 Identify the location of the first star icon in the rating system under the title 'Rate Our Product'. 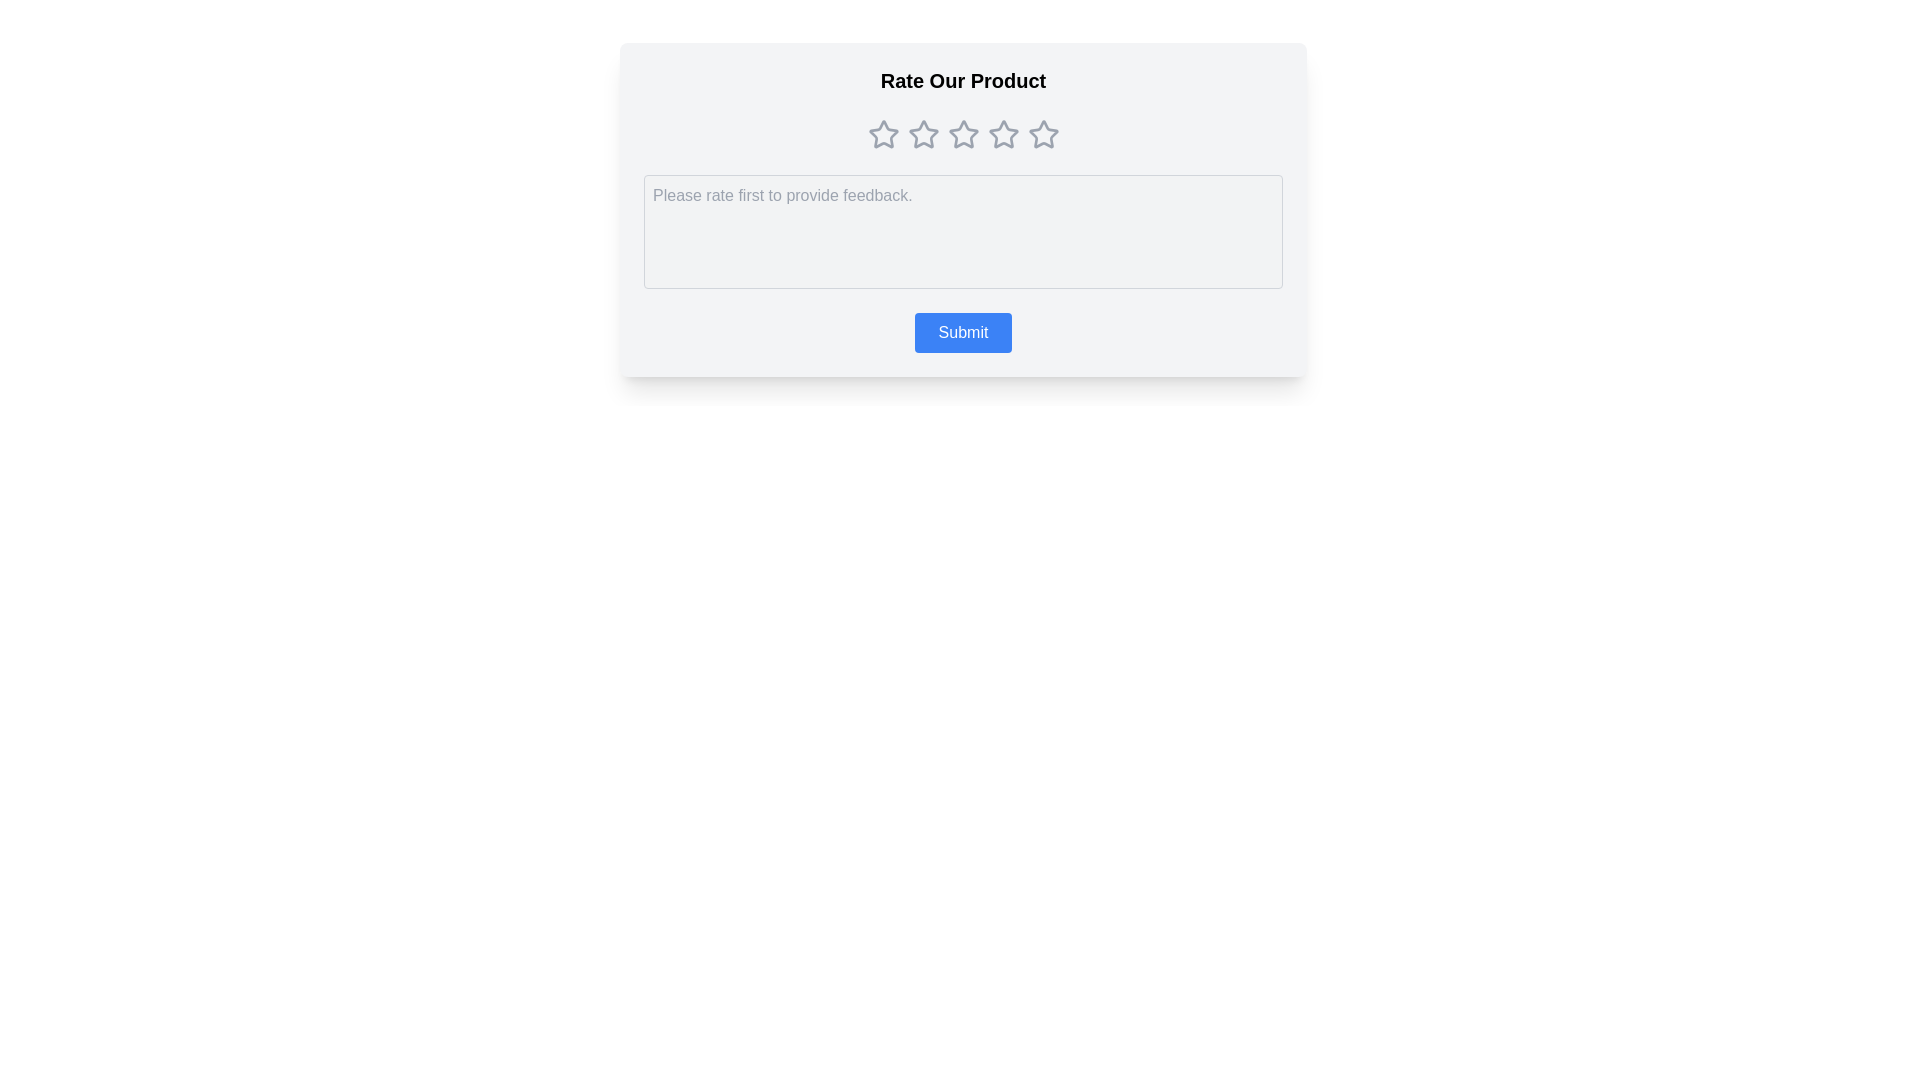
(882, 134).